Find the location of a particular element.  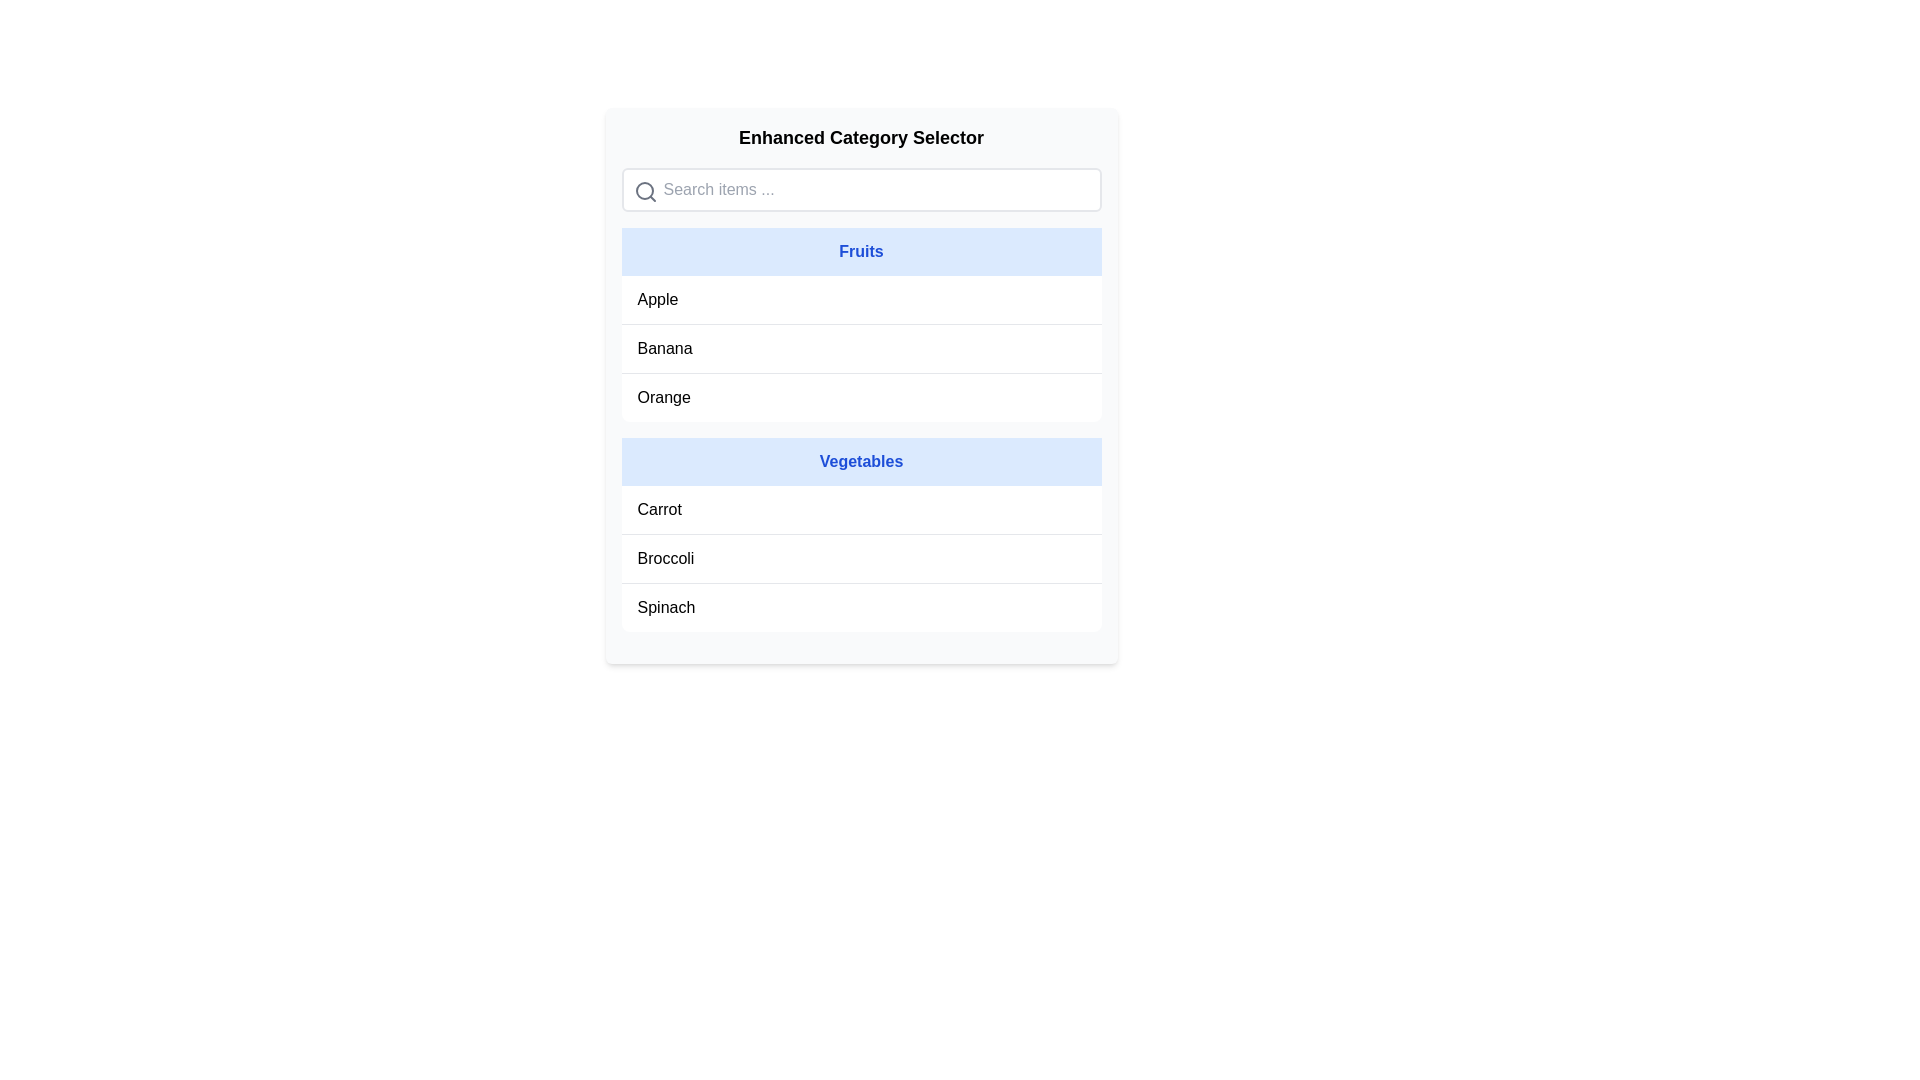

the text label that displays 'Banana', which is the second item in the 'Fruits' category list, located towards the center of the interface is located at coordinates (665, 347).